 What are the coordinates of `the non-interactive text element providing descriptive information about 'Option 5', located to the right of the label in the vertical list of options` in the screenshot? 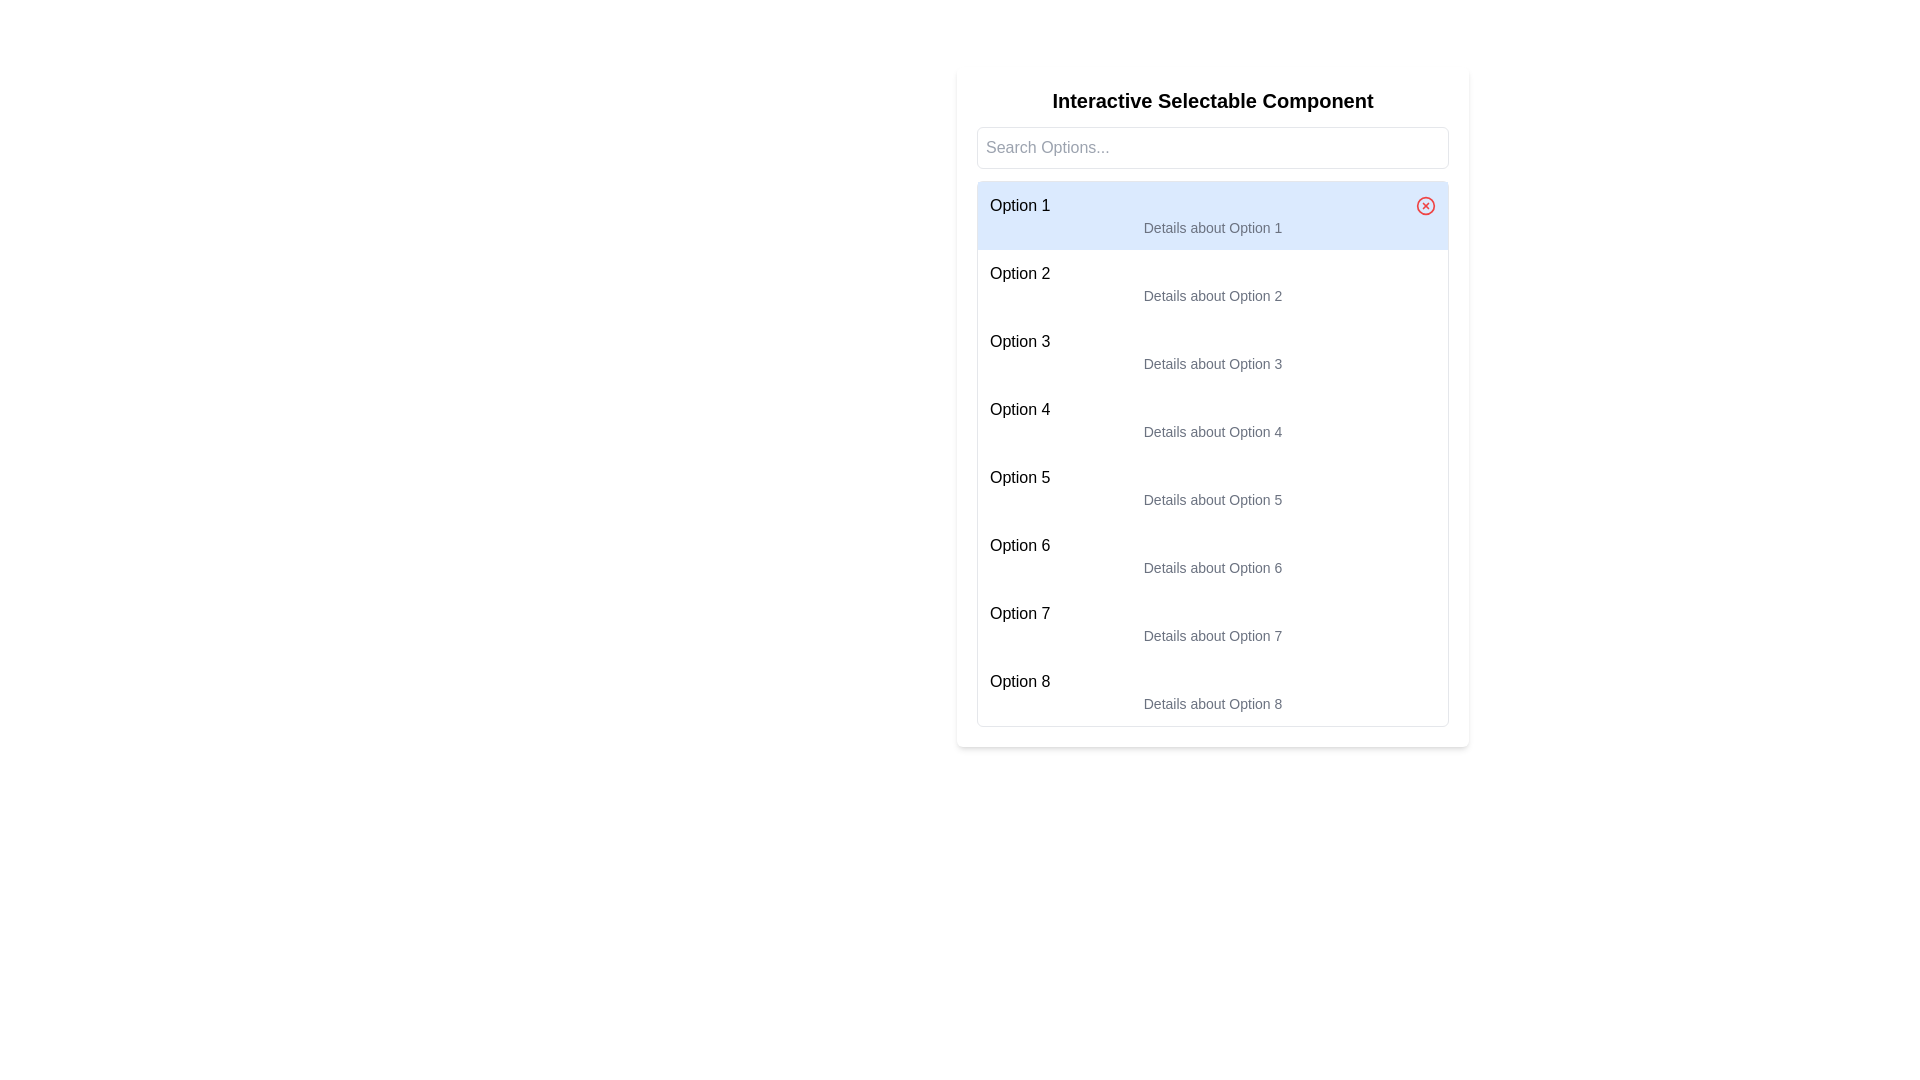 It's located at (1212, 499).